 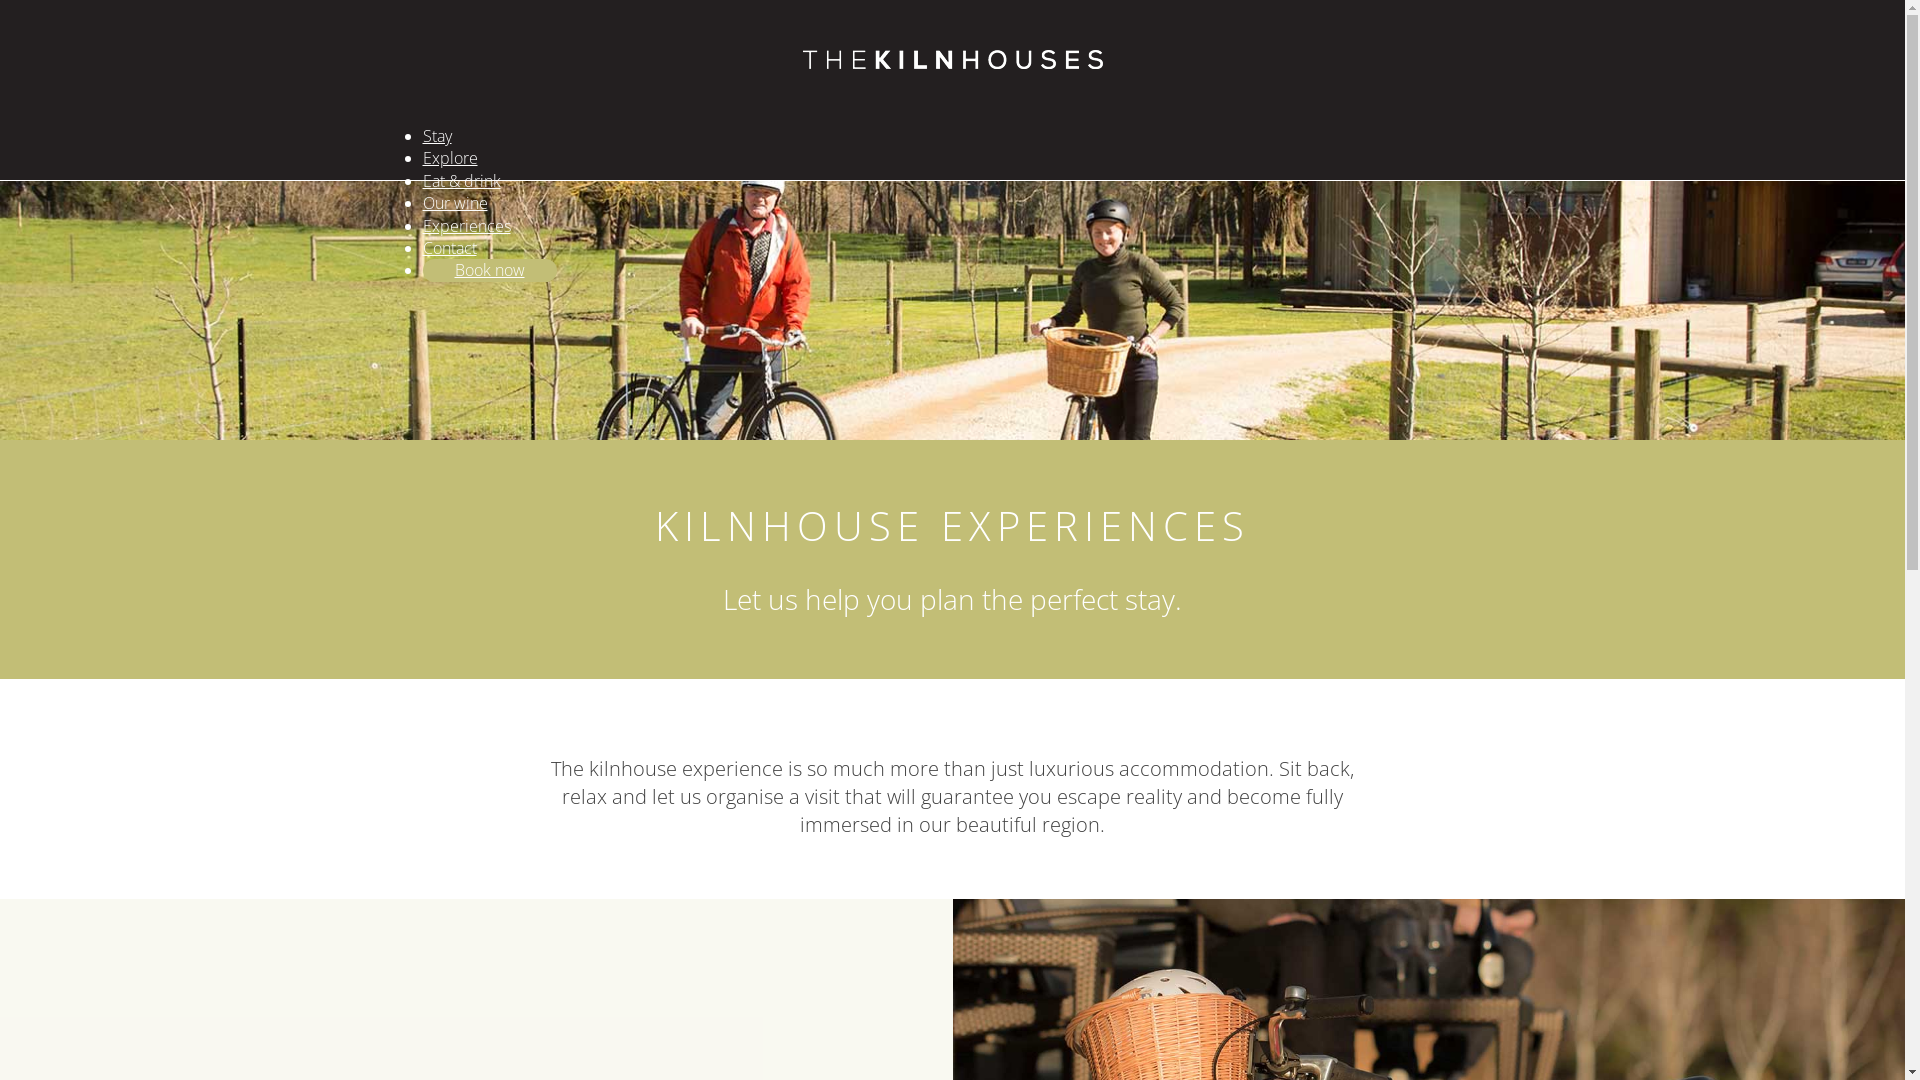 What do you see at coordinates (421, 157) in the screenshot?
I see `'Explore'` at bounding box center [421, 157].